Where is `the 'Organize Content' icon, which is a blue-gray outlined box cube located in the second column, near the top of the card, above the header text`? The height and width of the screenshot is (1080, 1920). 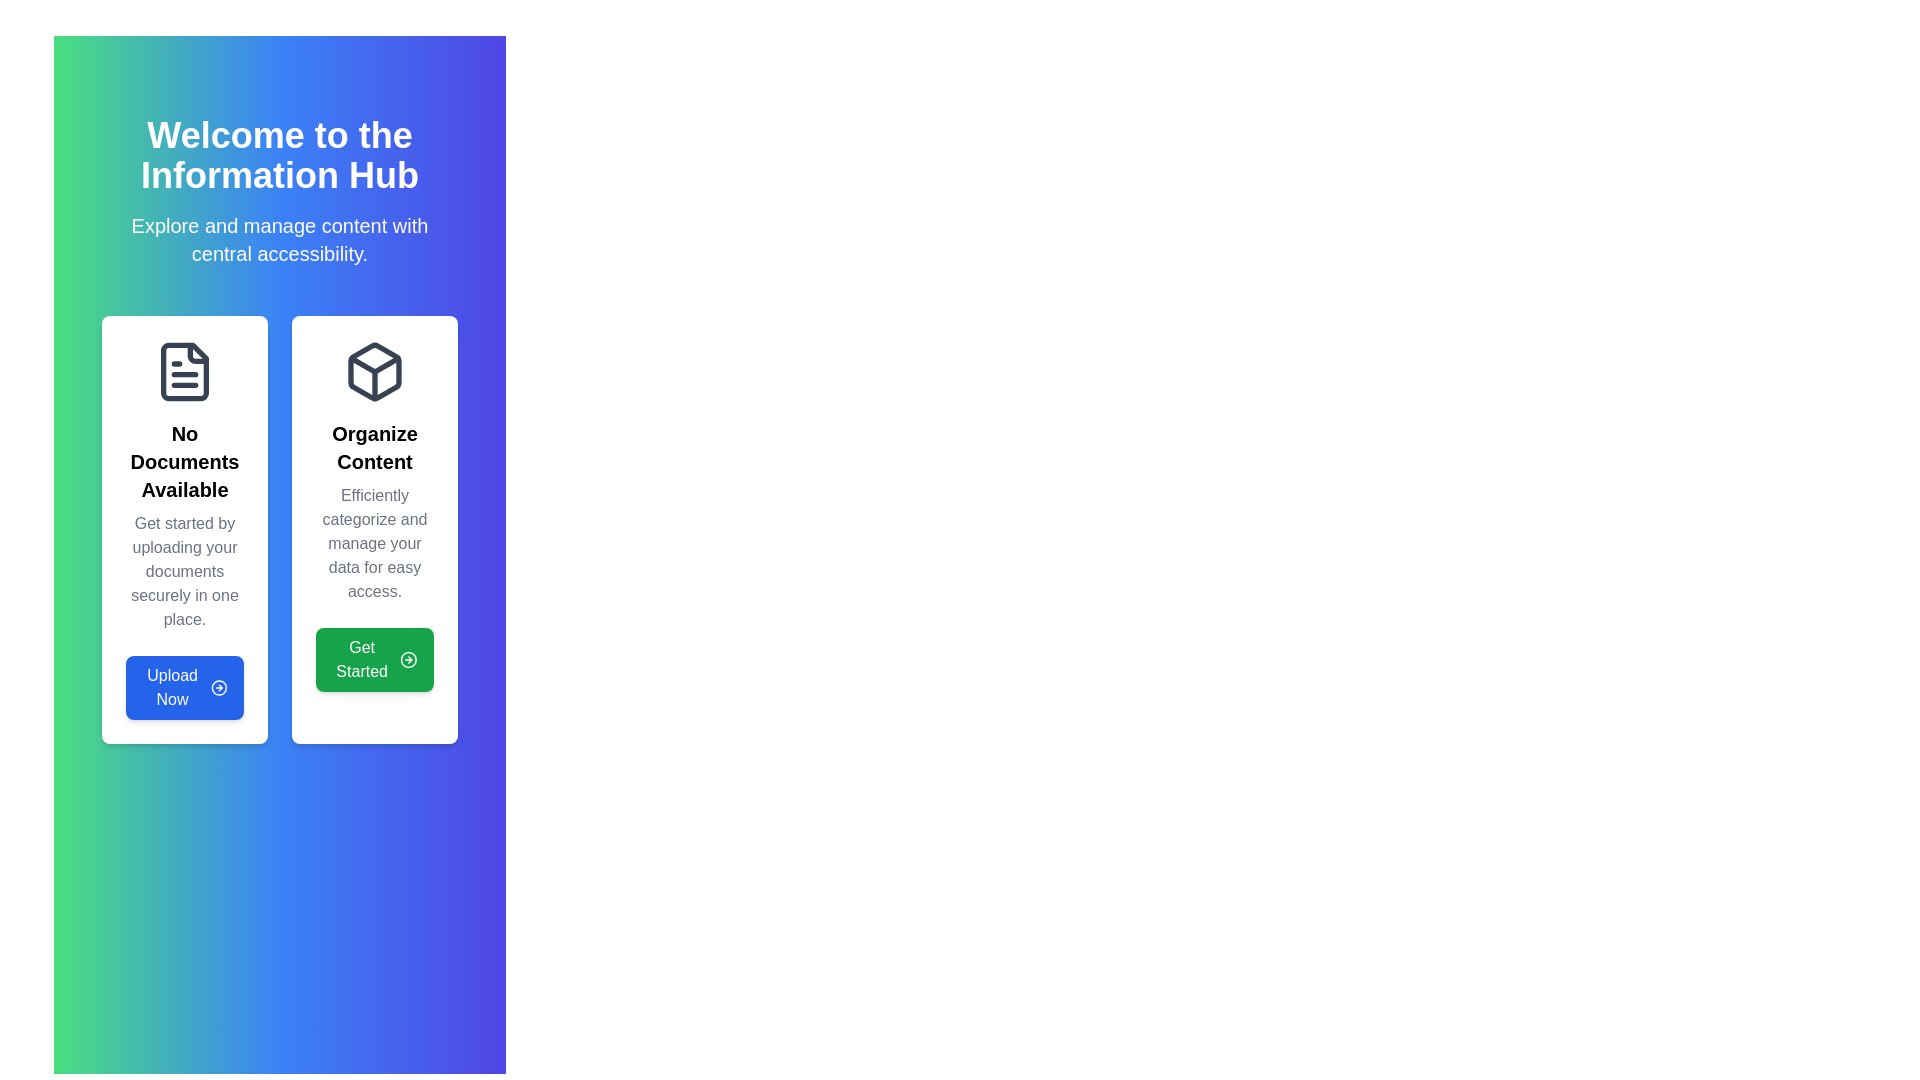
the 'Organize Content' icon, which is a blue-gray outlined box cube located in the second column, near the top of the card, above the header text is located at coordinates (374, 371).